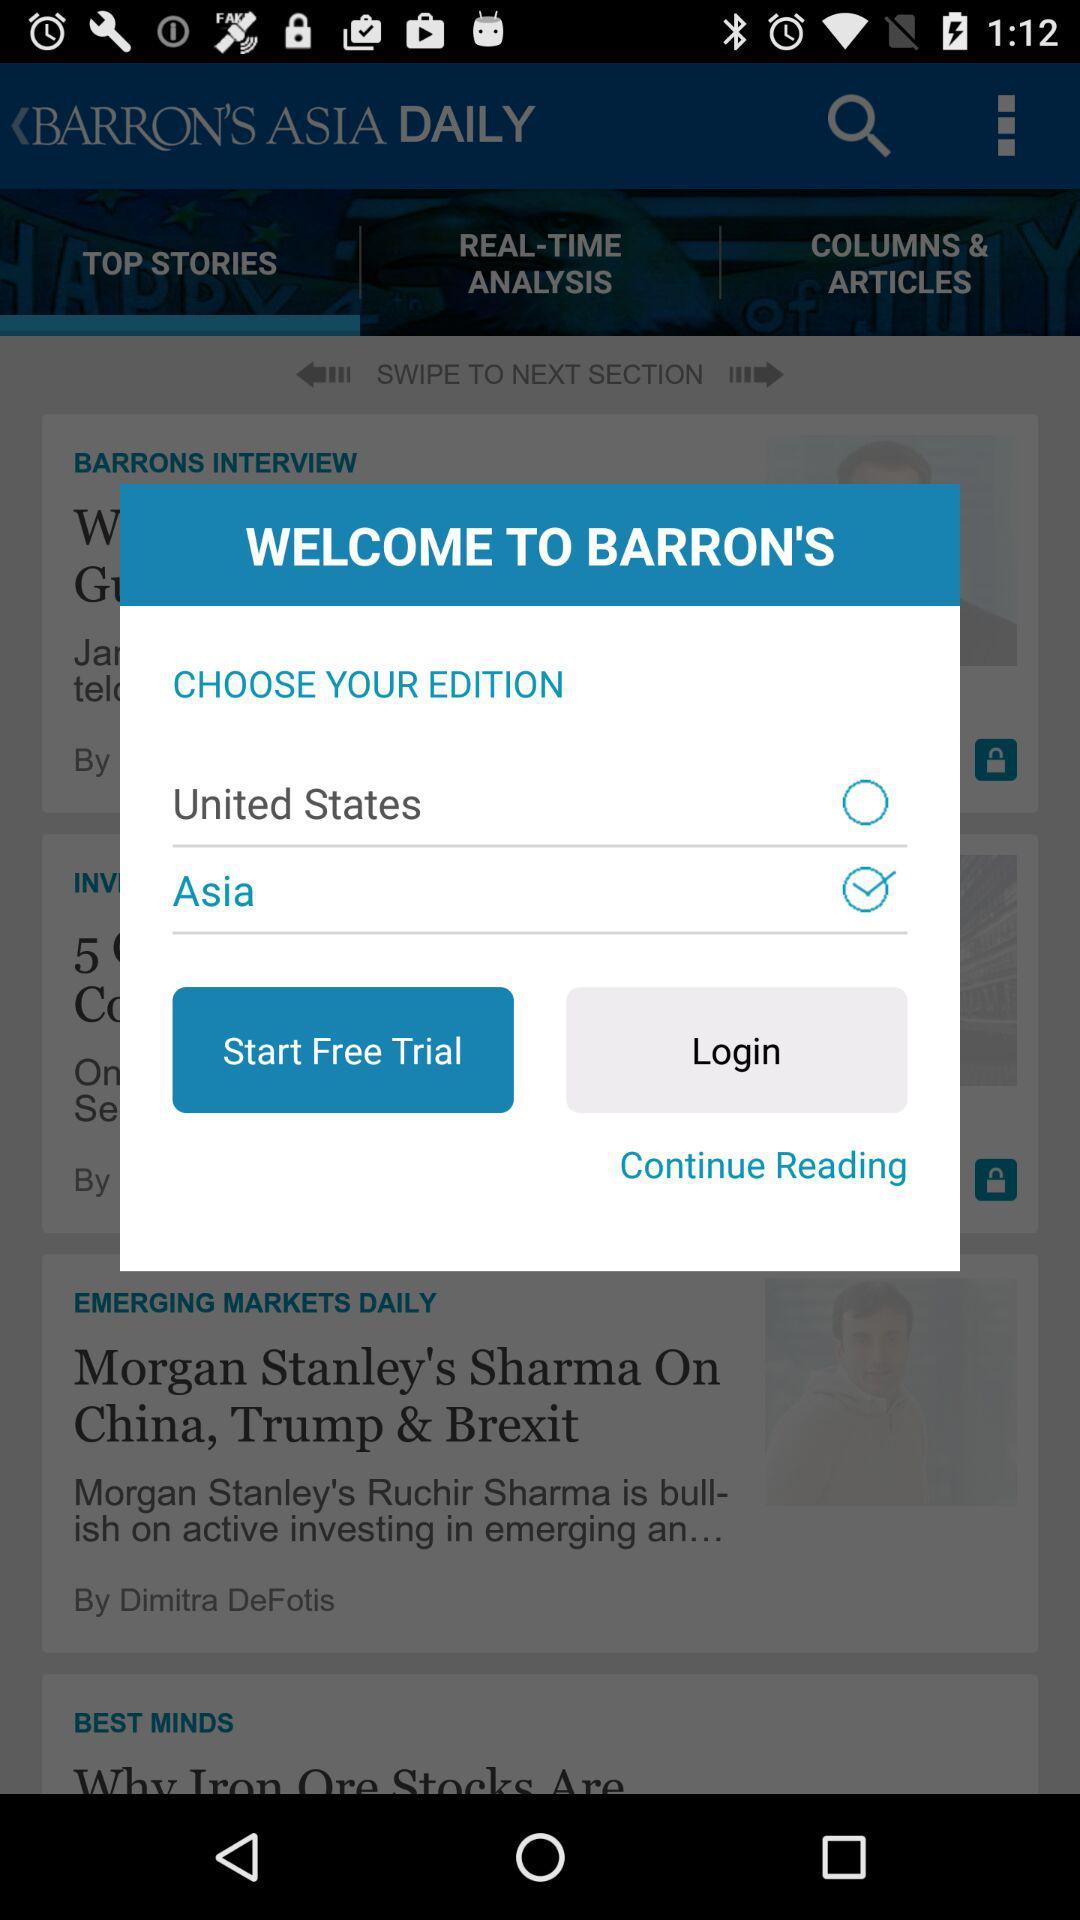  I want to click on app above continue reading item, so click(342, 1049).